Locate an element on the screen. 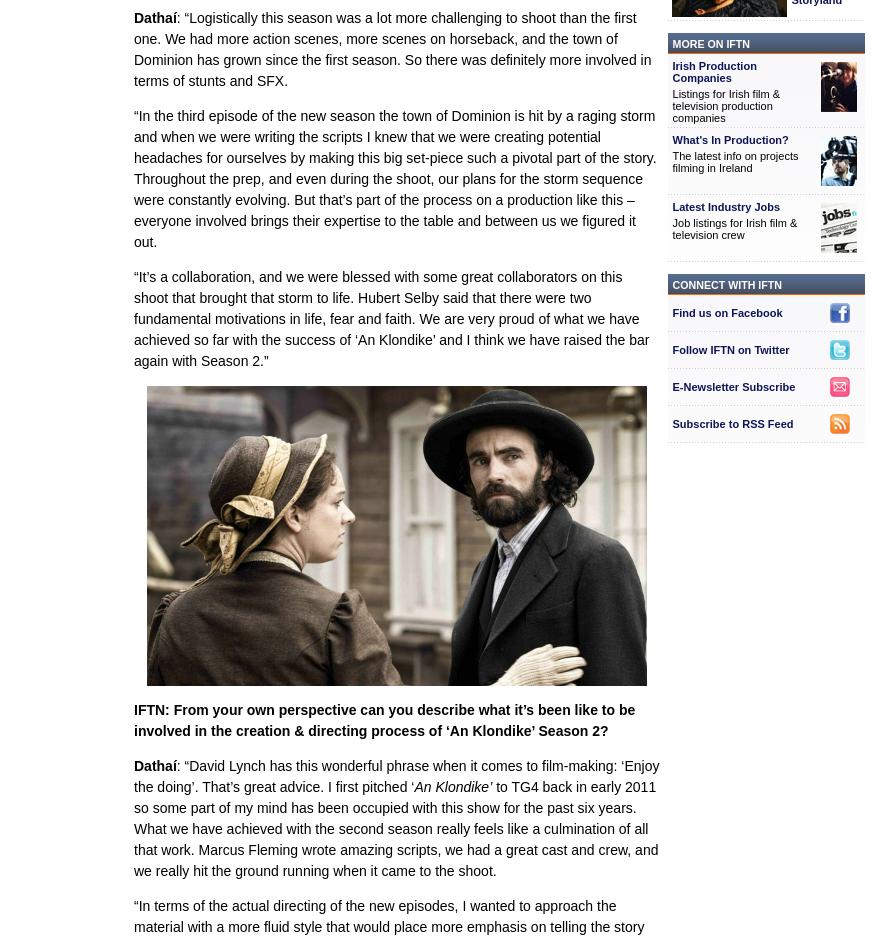 The width and height of the screenshot is (880, 936). ': “David Lynch has this wonderful phrase when it comes to film-making: ‘Enjoy the doing’. That’s great advice. I first pitched ‘' is located at coordinates (395, 776).